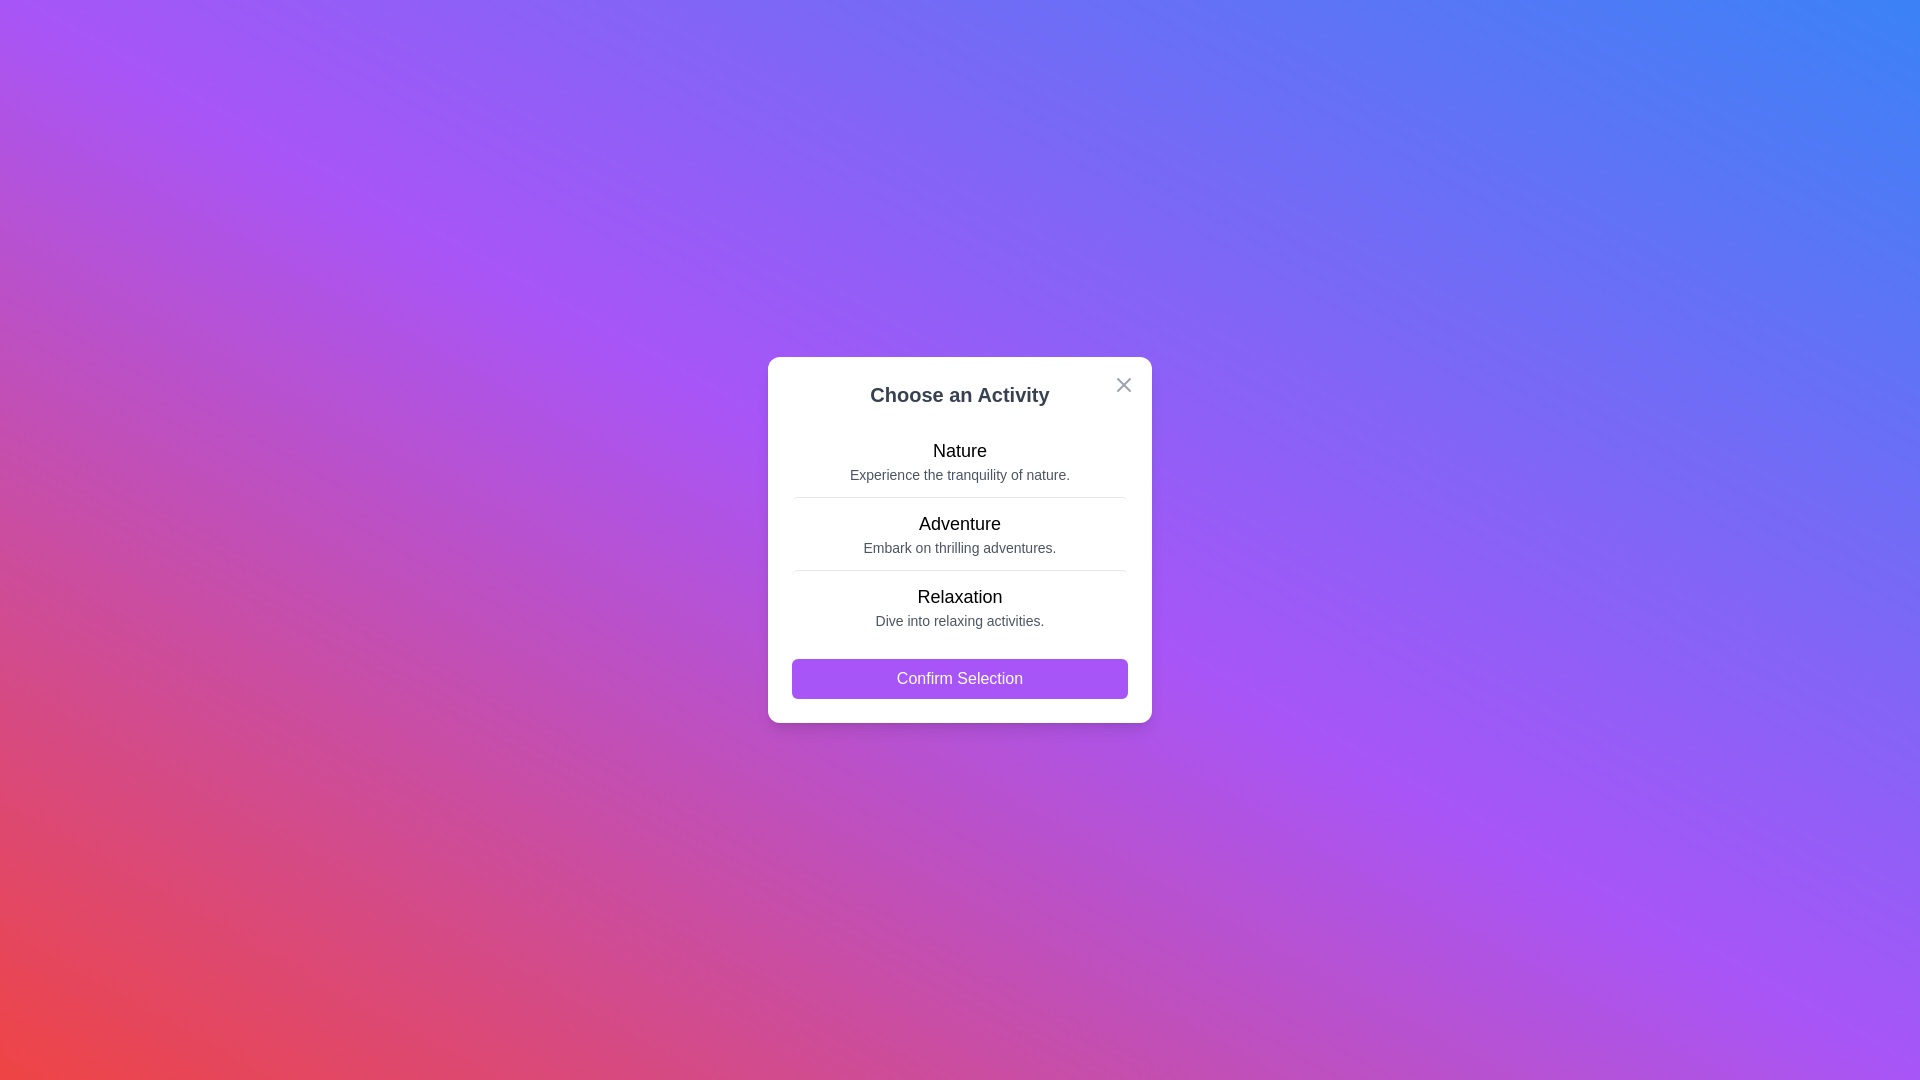  Describe the element at coordinates (960, 677) in the screenshot. I see `the 'Confirm Selection' button to confirm the current selection` at that location.